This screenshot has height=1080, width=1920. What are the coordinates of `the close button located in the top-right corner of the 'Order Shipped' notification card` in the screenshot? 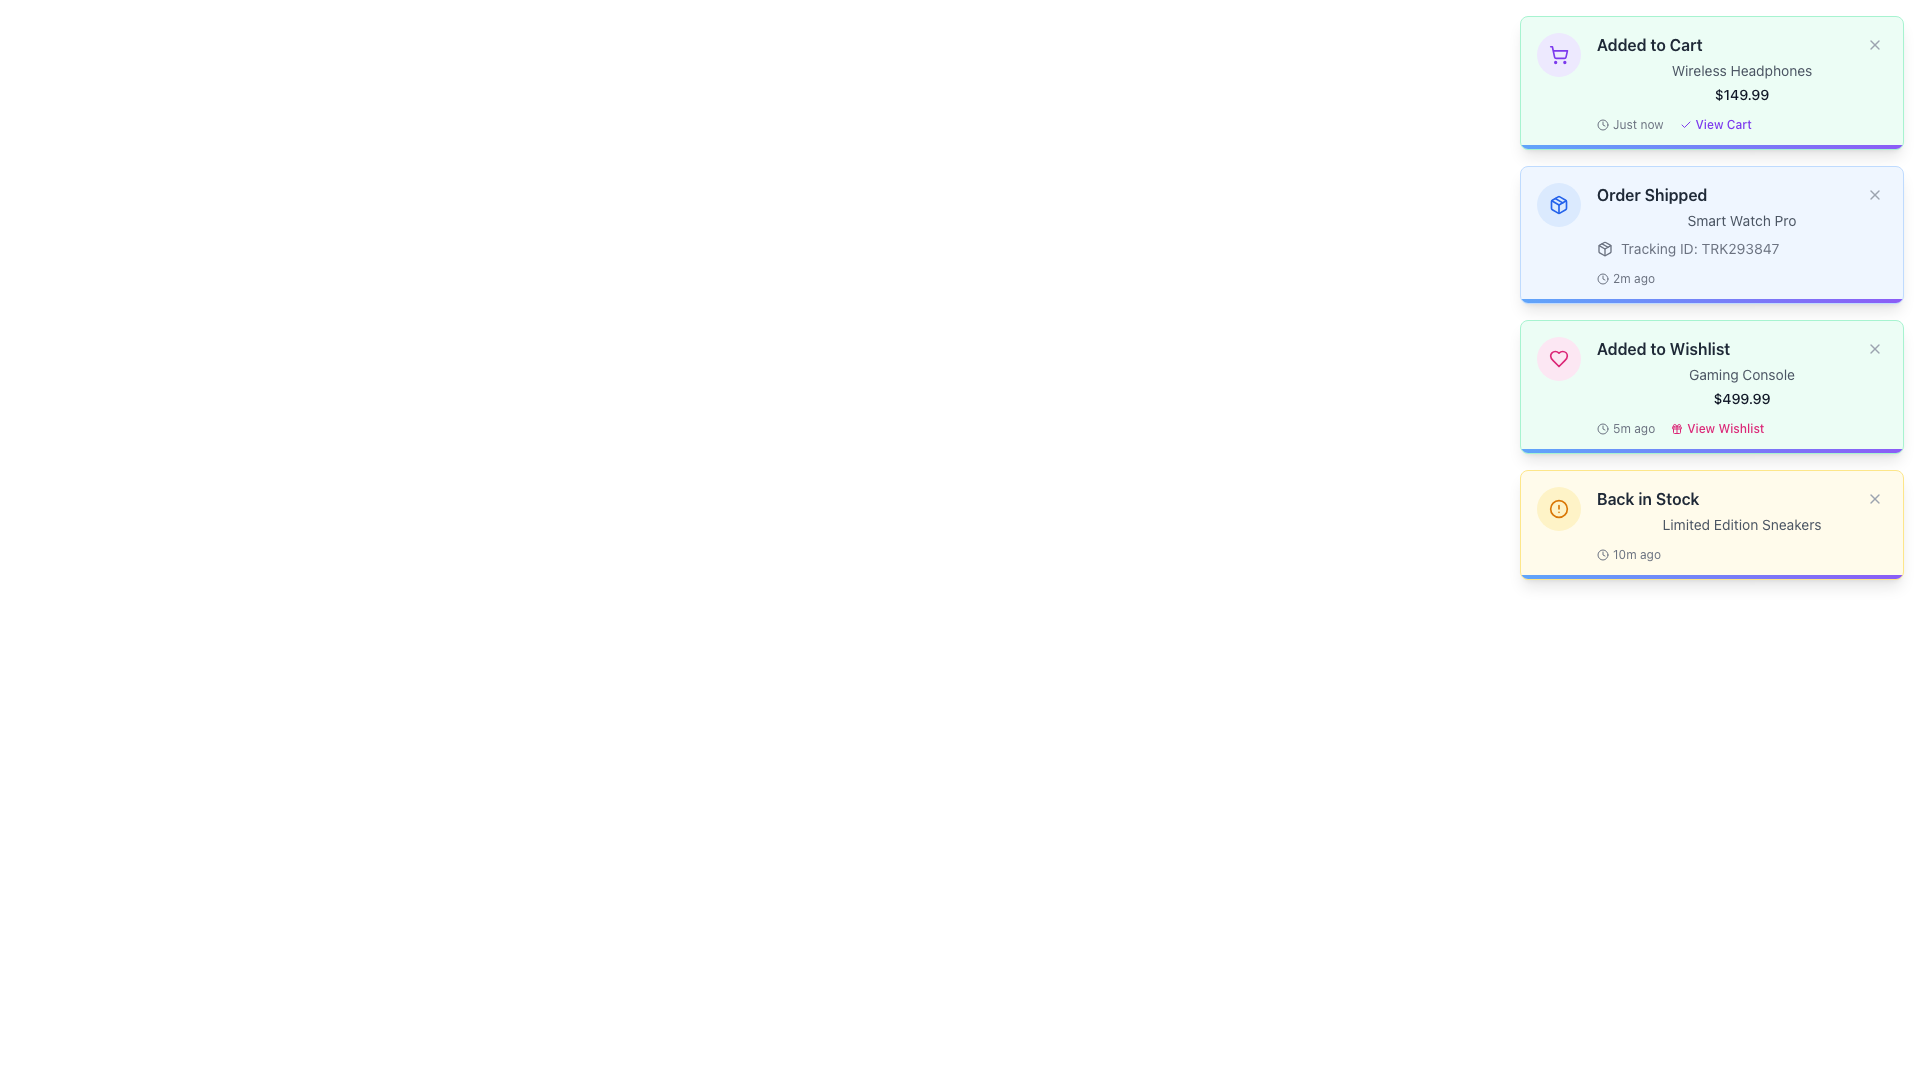 It's located at (1874, 195).